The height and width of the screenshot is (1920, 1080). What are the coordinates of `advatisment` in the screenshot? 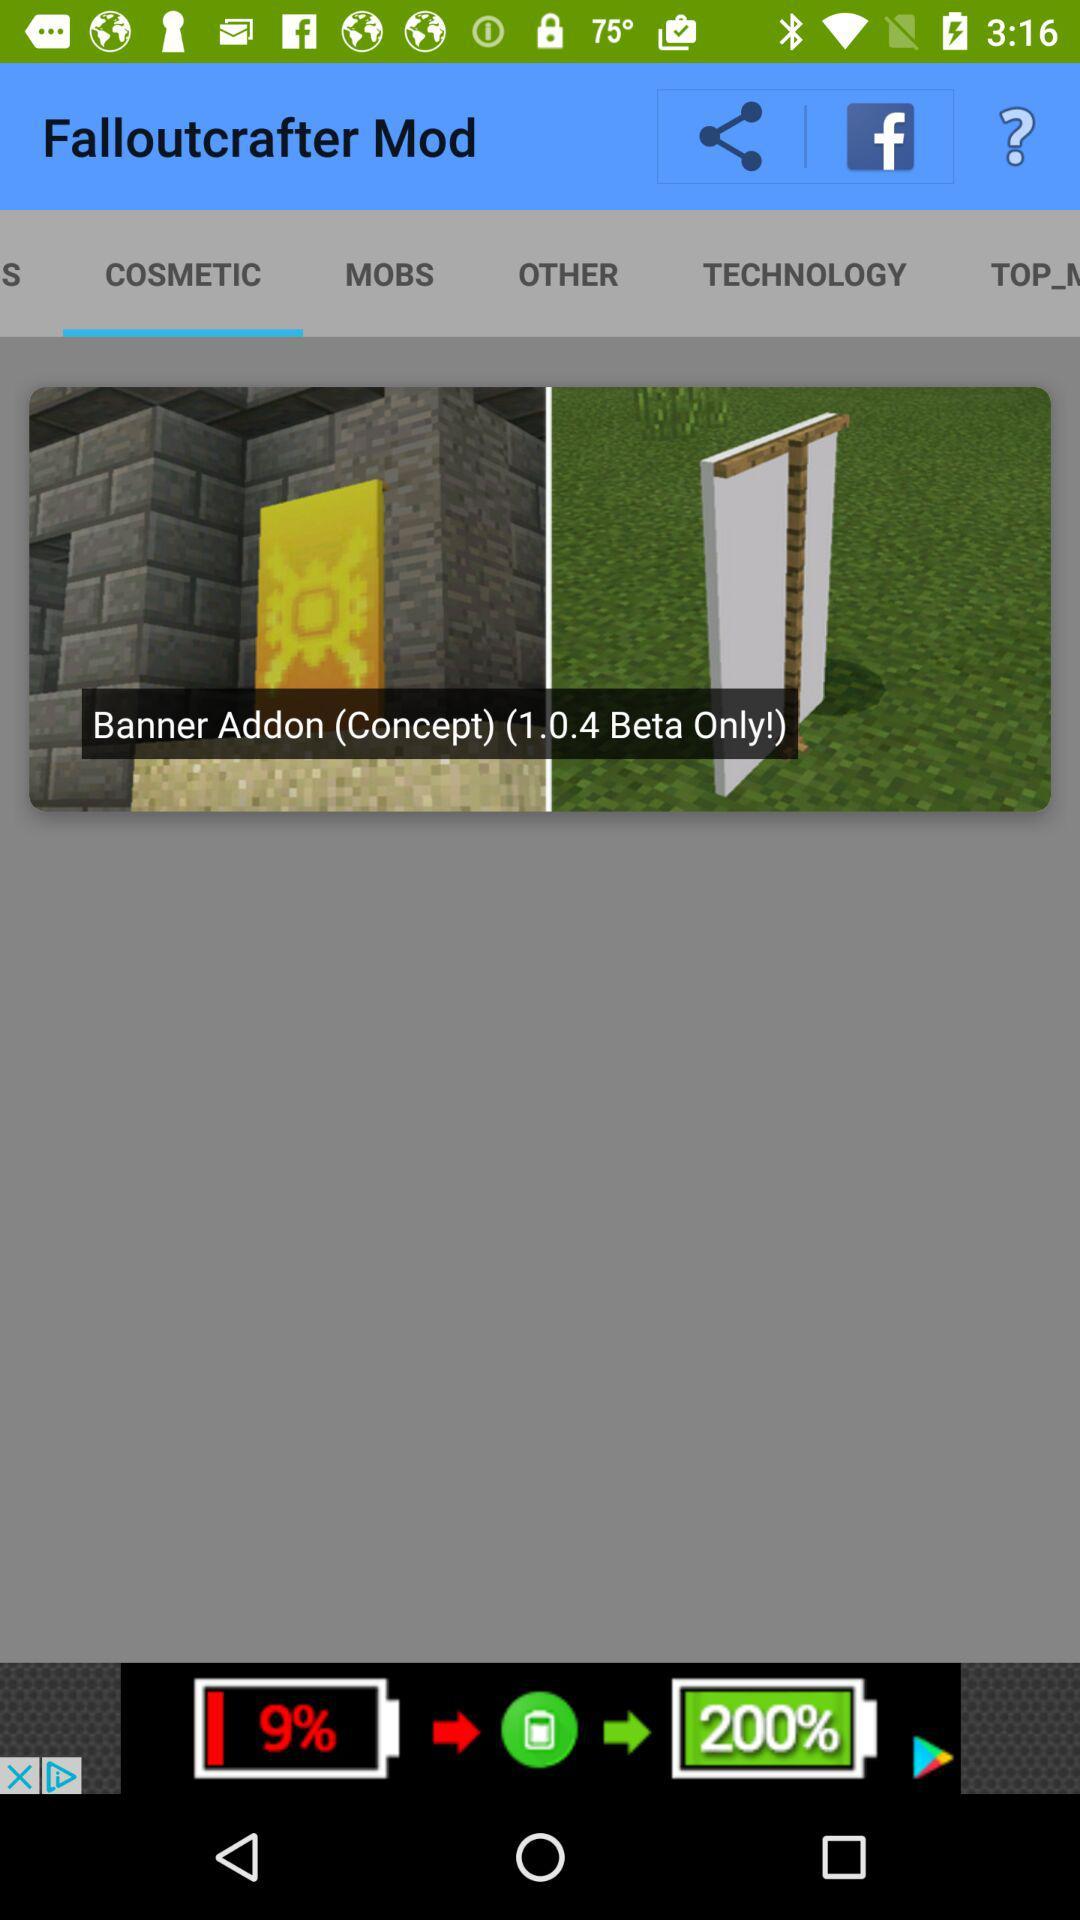 It's located at (540, 598).